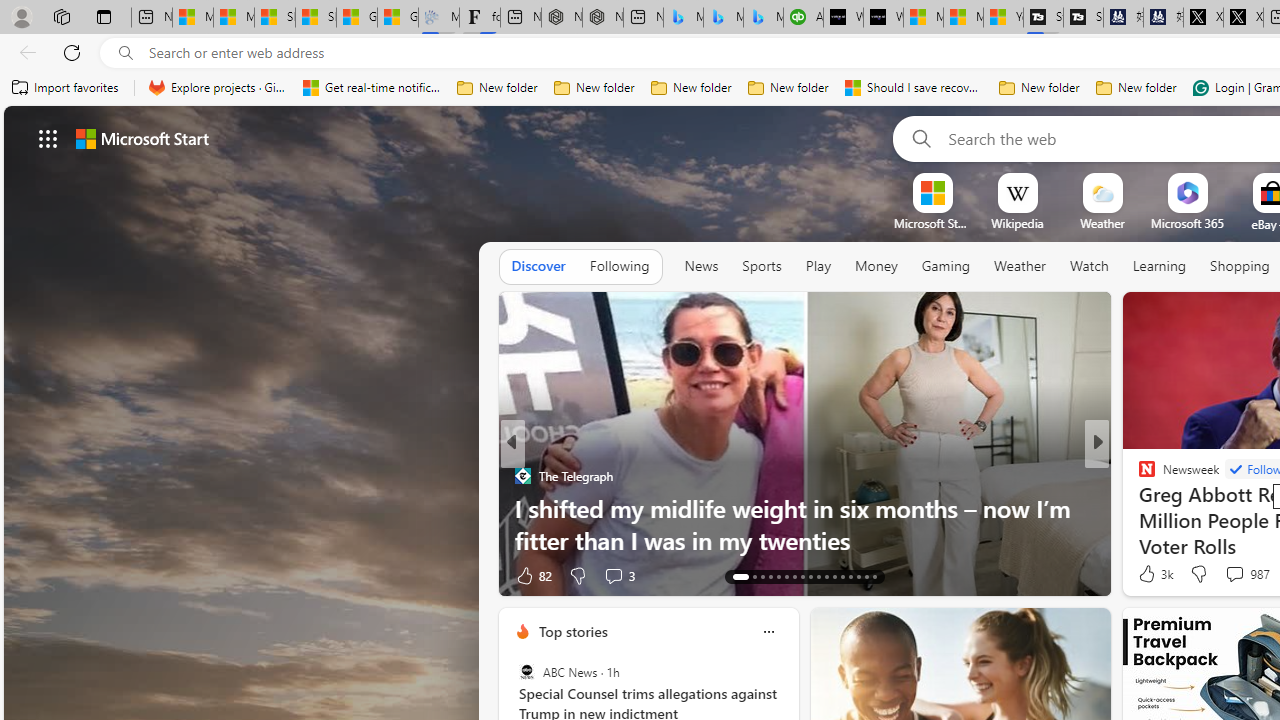 This screenshot has width=1280, height=720. I want to click on 'AutomationID: tab-15', so click(761, 577).